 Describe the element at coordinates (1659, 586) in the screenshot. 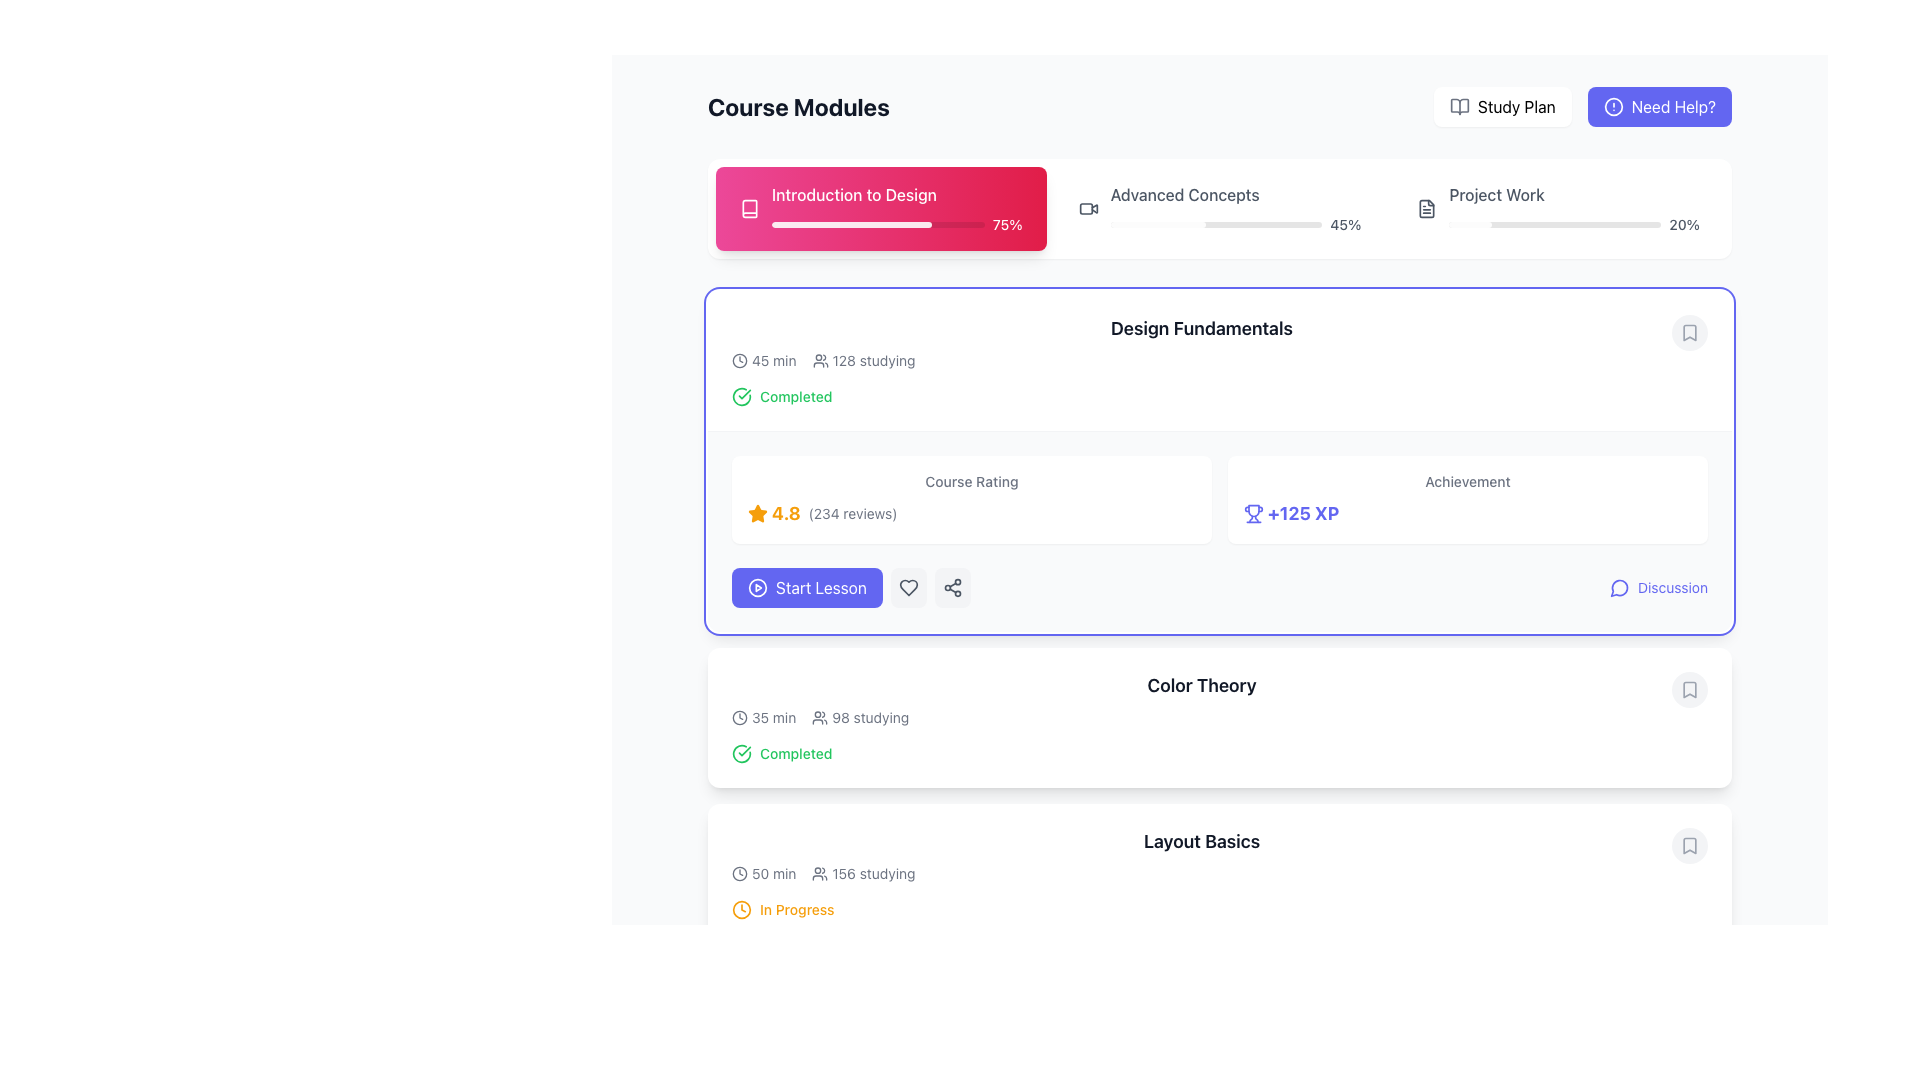

I see `the 'Discussion' button with a speech bubble icon located in the bottom-right corner of the 'Design Fundamentals' section` at that location.